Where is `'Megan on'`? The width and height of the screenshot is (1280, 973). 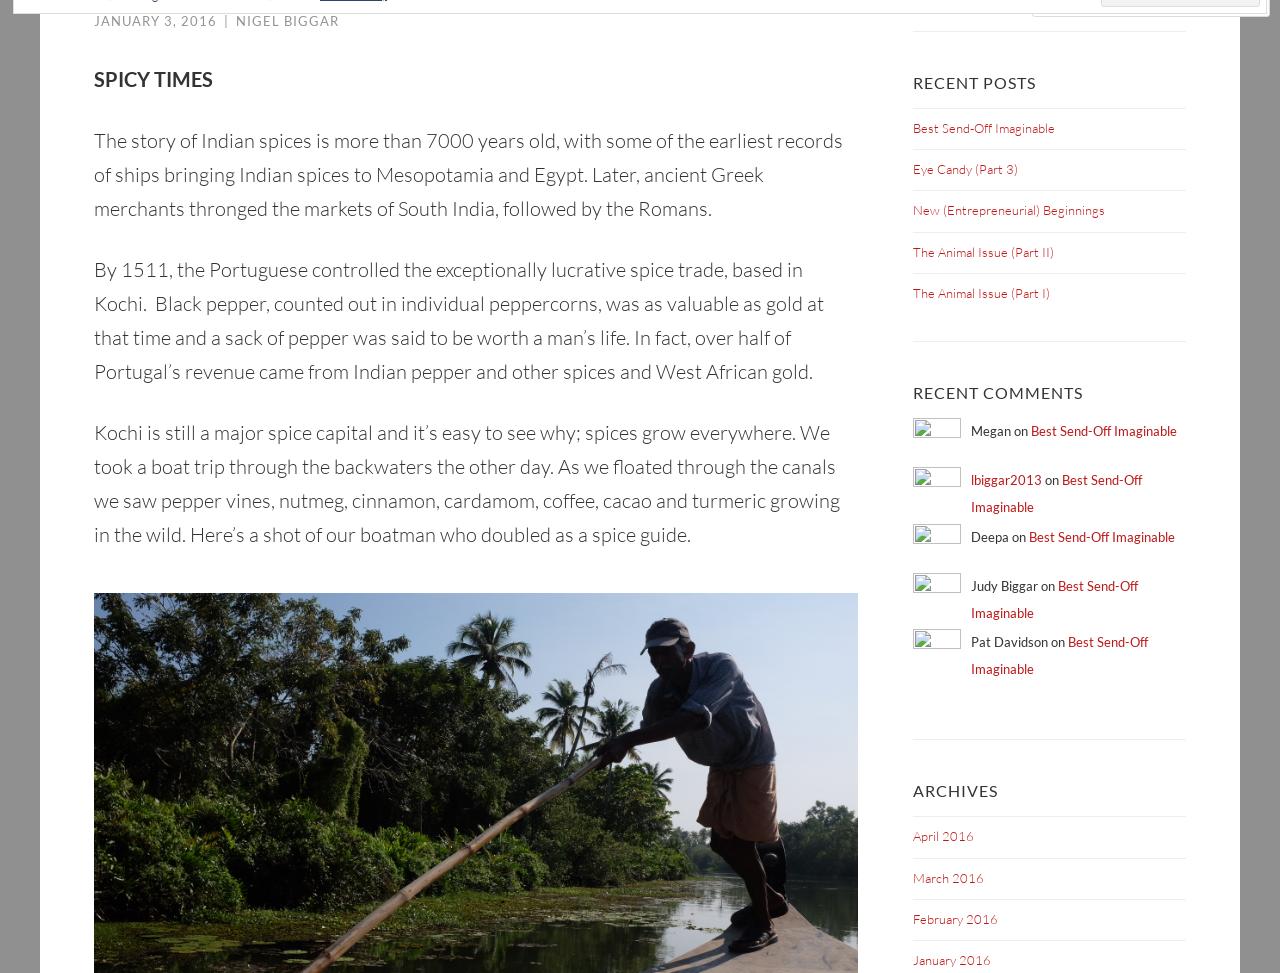
'Megan on' is located at coordinates (1000, 431).